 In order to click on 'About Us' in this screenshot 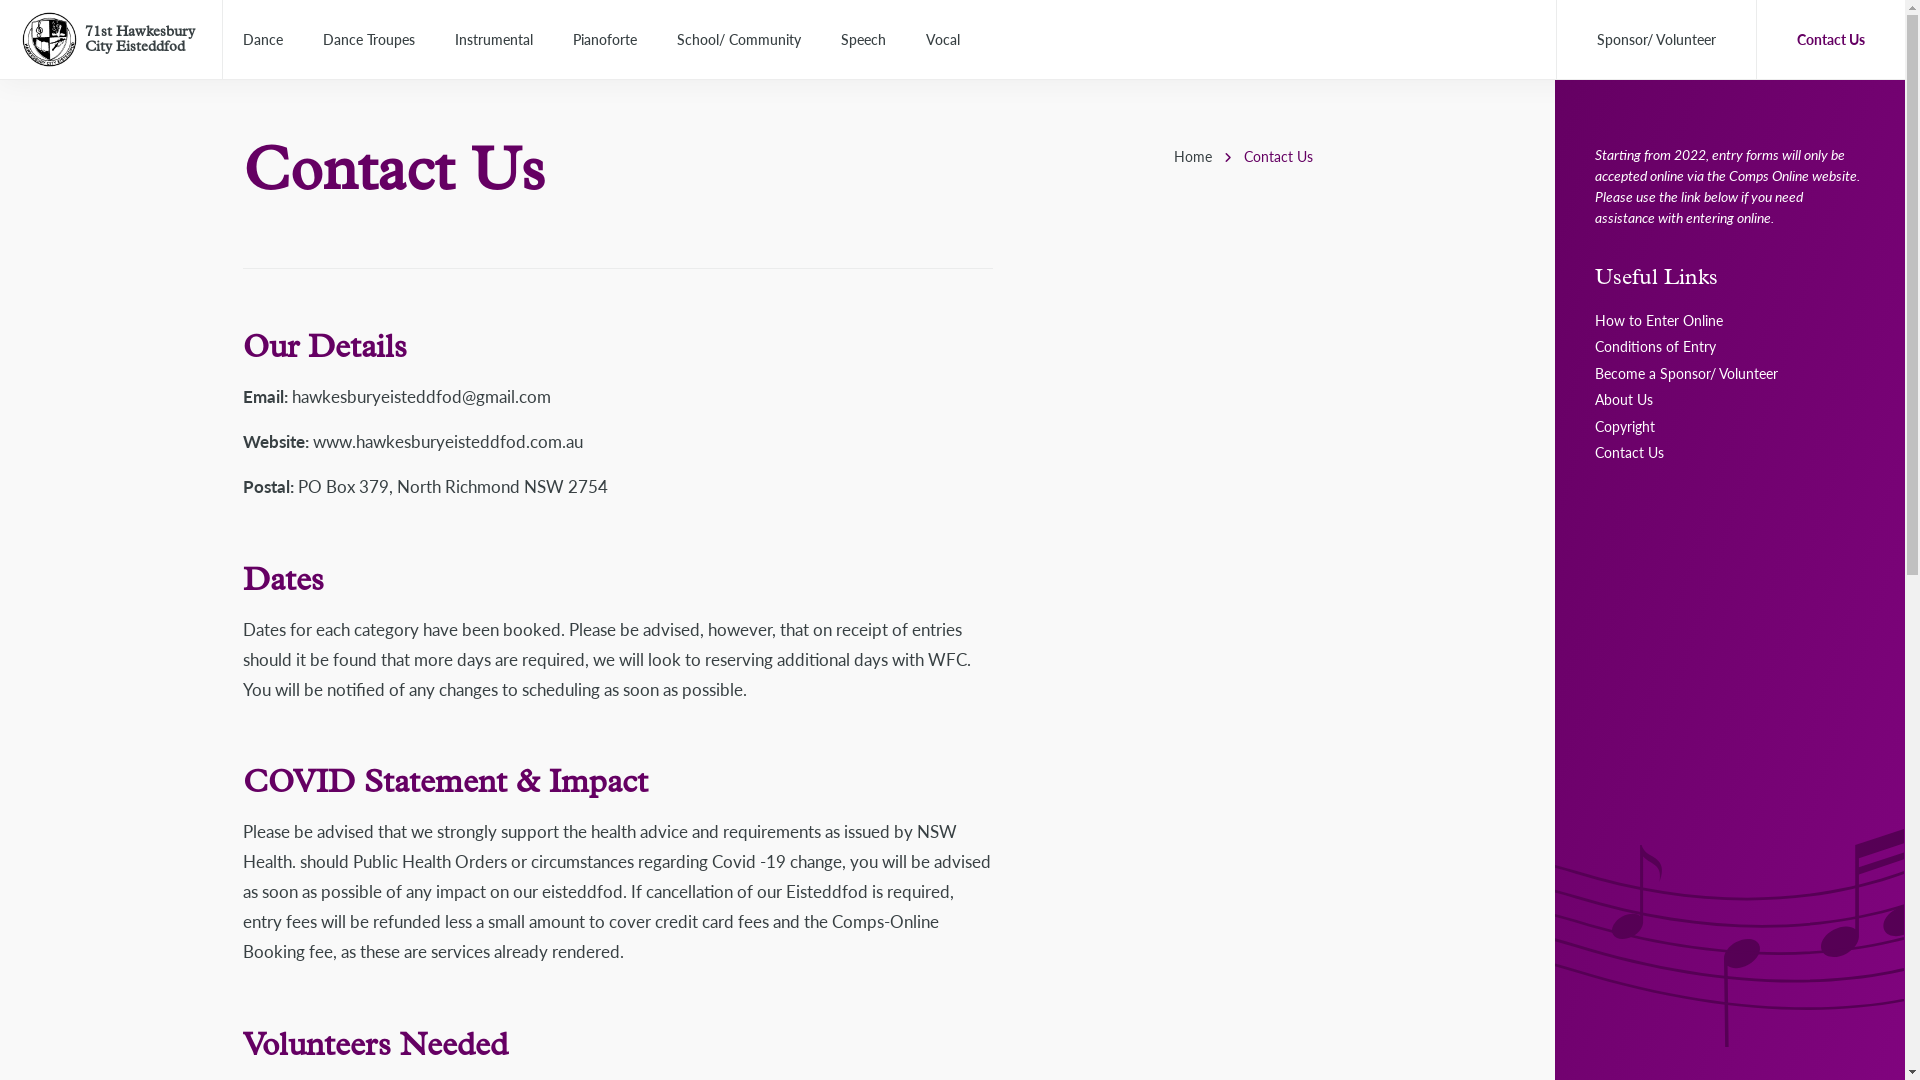, I will do `click(1593, 398)`.